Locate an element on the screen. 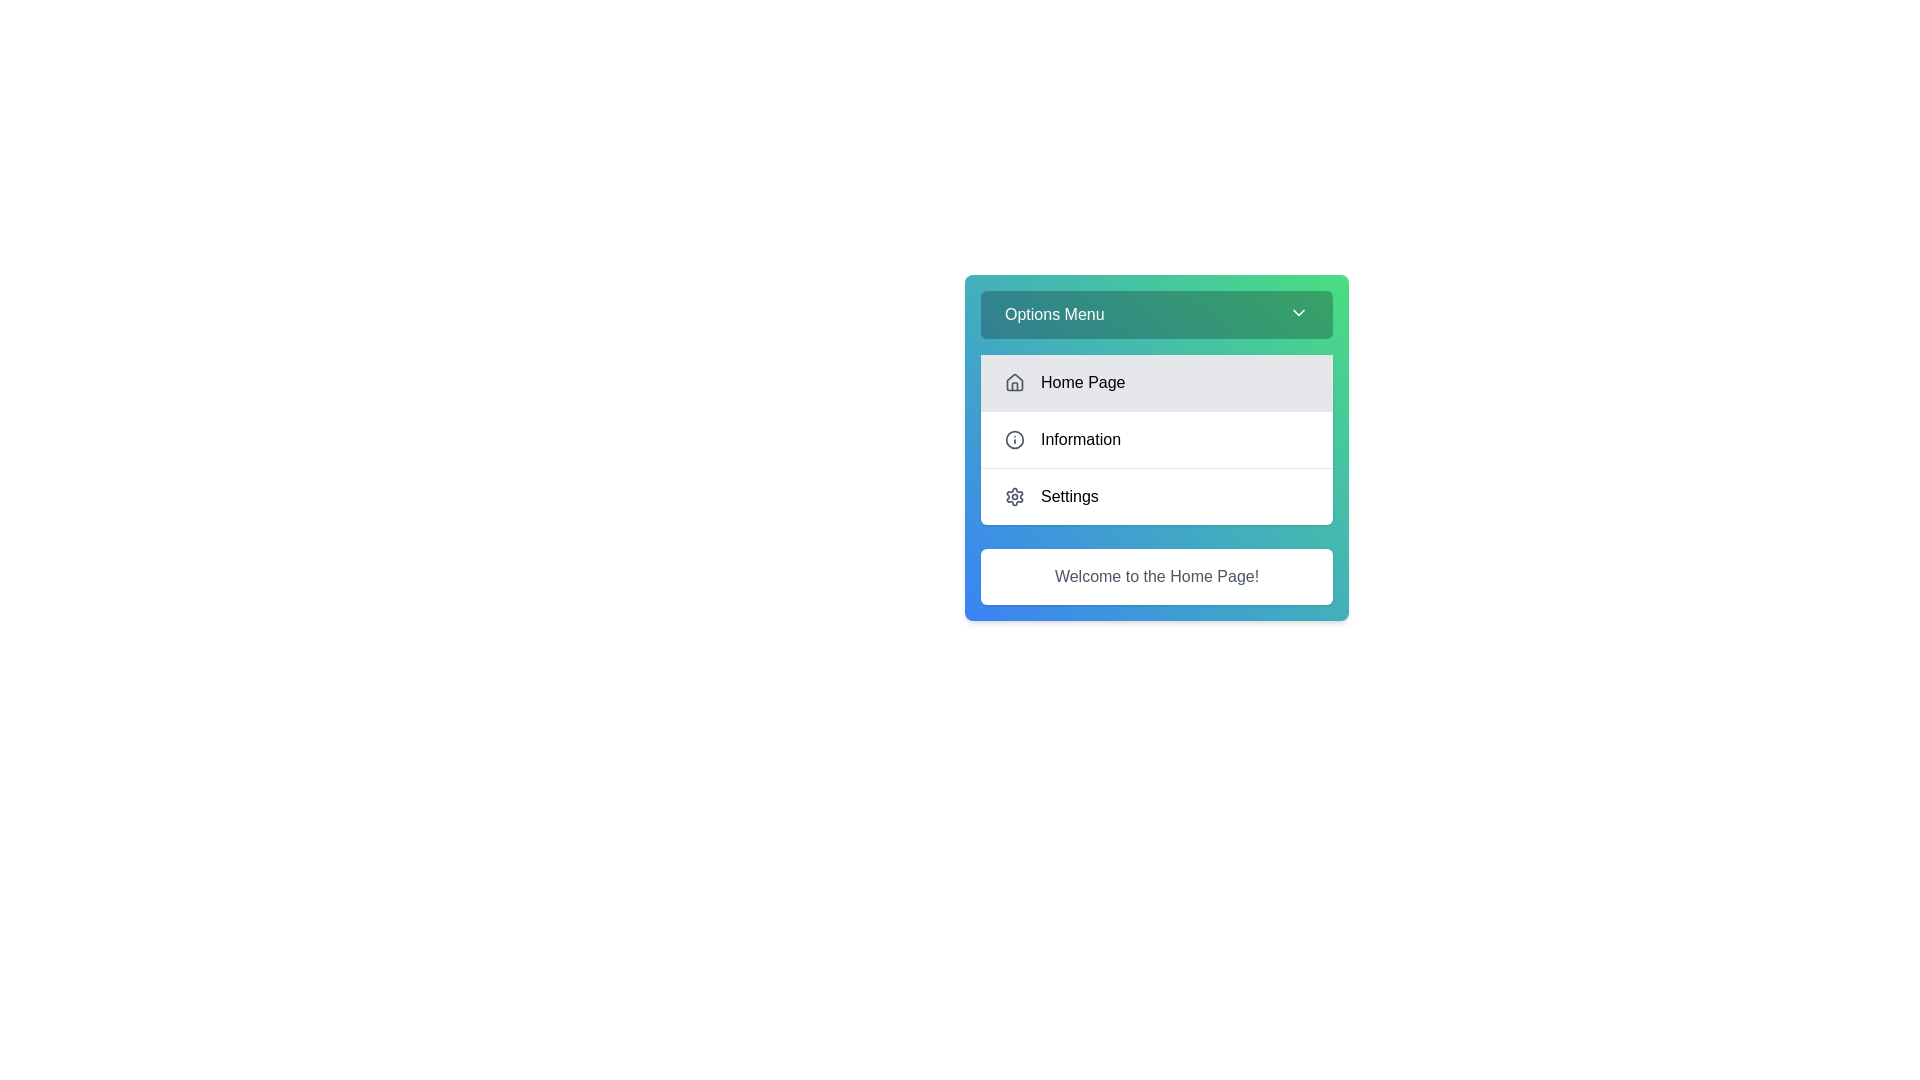  the first item in the 'Options Menu' list, which navigates to the home page of the application is located at coordinates (1156, 382).